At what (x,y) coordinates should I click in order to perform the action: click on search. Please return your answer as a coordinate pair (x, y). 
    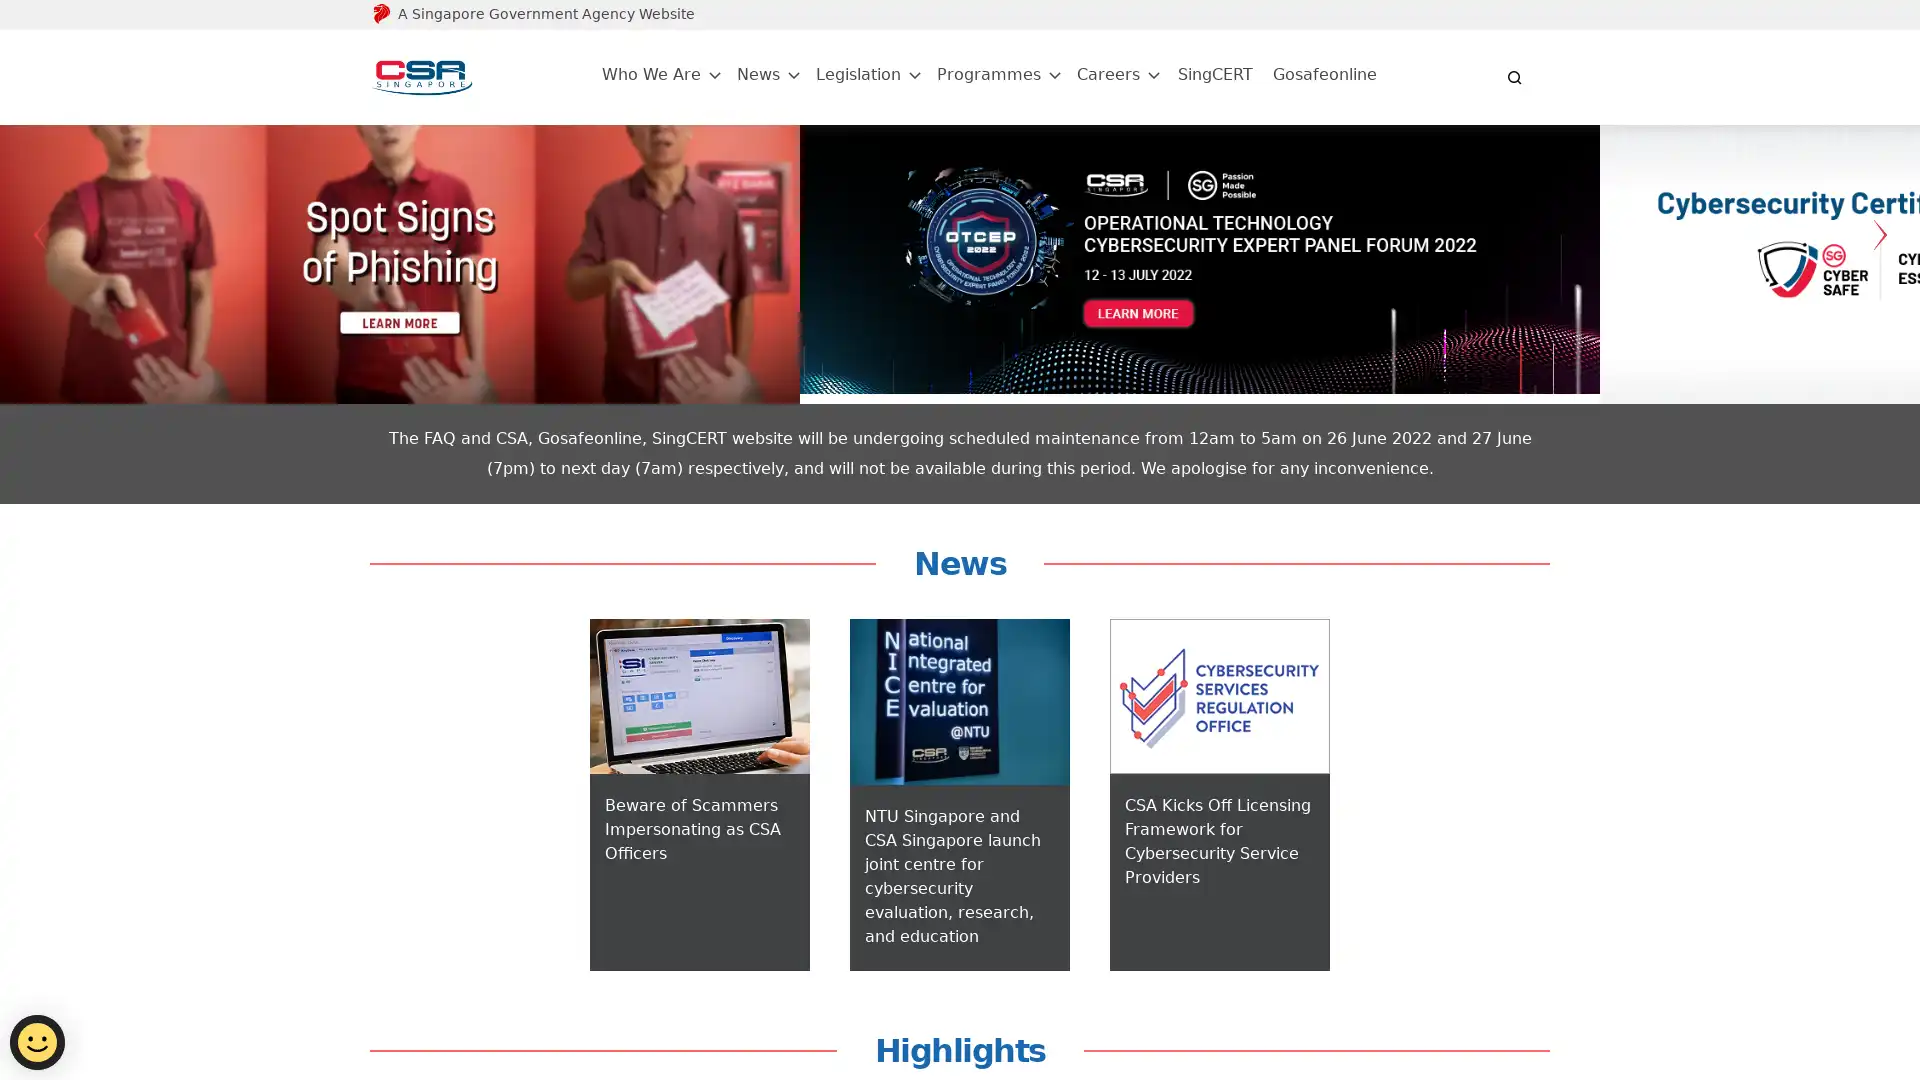
    Looking at the image, I should click on (1515, 76).